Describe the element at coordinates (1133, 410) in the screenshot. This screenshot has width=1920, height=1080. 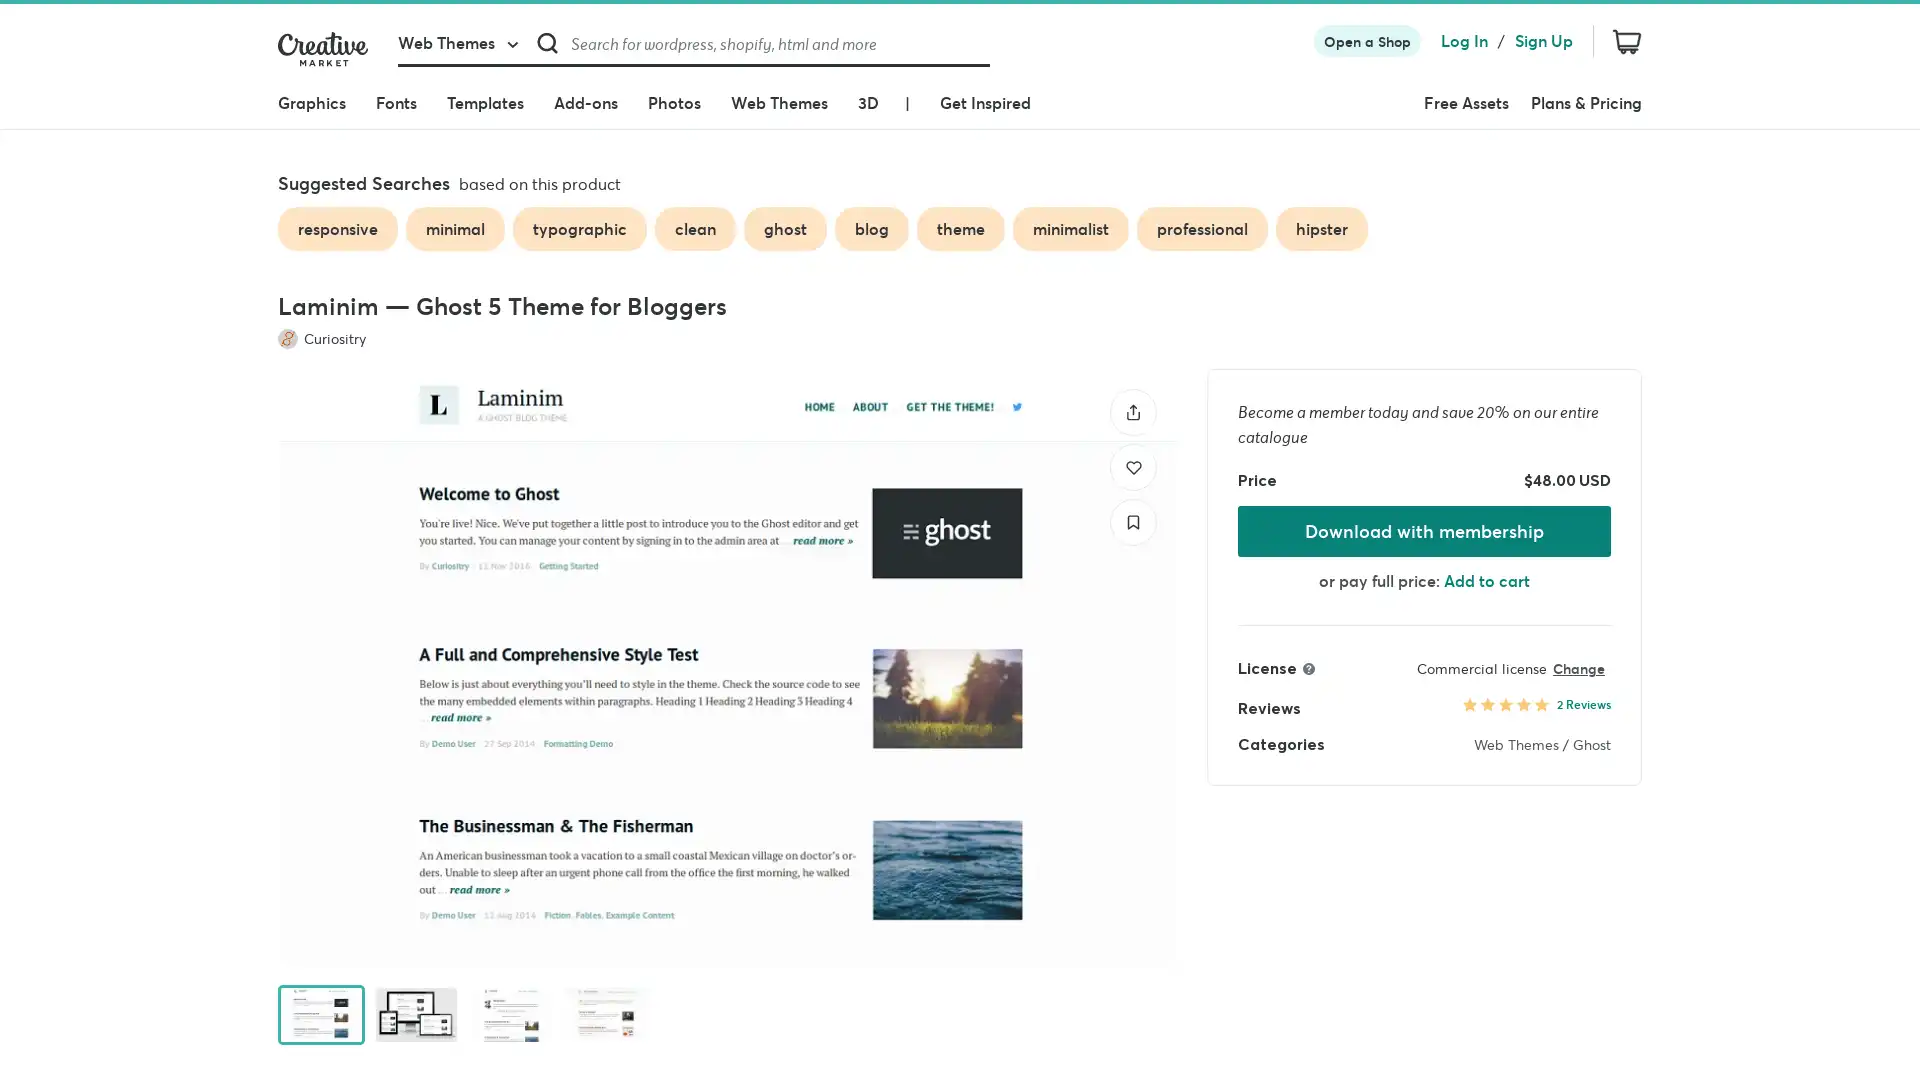
I see `Share` at that location.